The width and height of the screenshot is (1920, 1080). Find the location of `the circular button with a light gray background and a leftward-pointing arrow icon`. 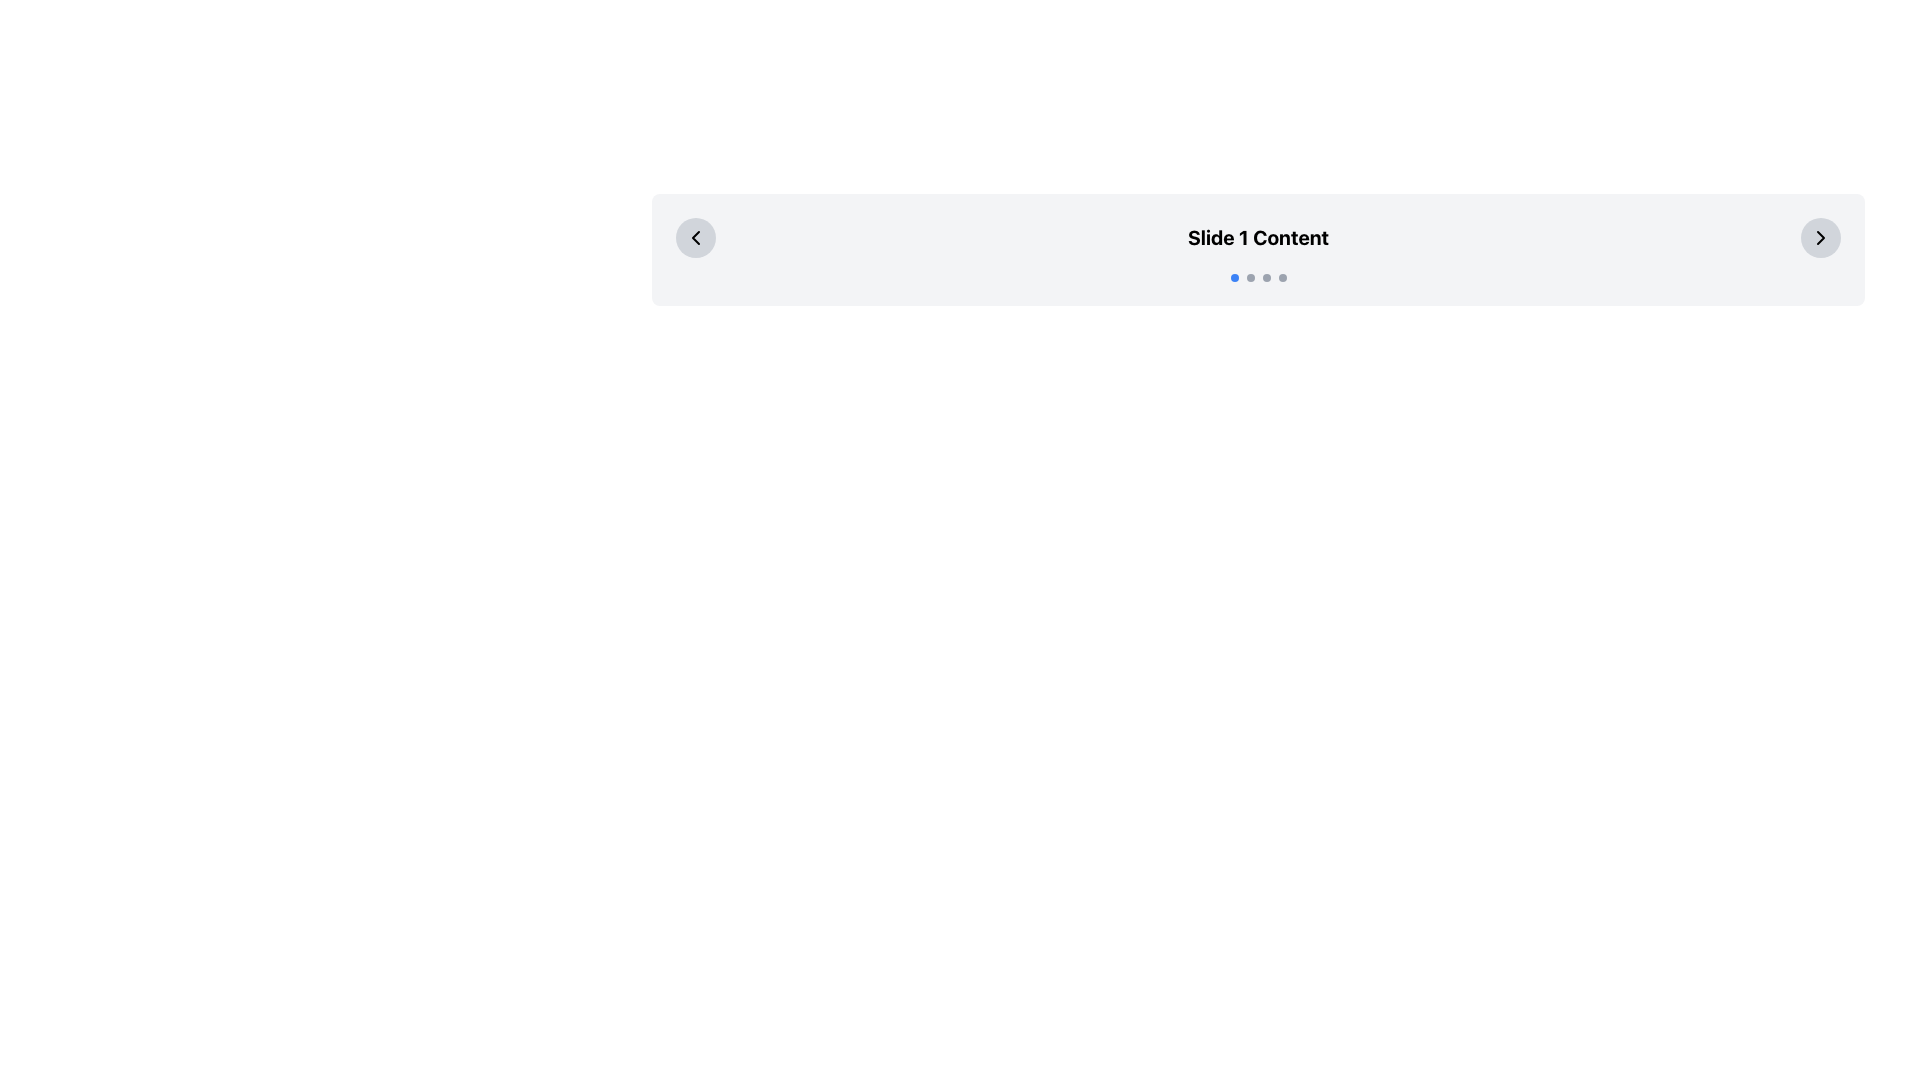

the circular button with a light gray background and a leftward-pointing arrow icon is located at coordinates (696, 237).